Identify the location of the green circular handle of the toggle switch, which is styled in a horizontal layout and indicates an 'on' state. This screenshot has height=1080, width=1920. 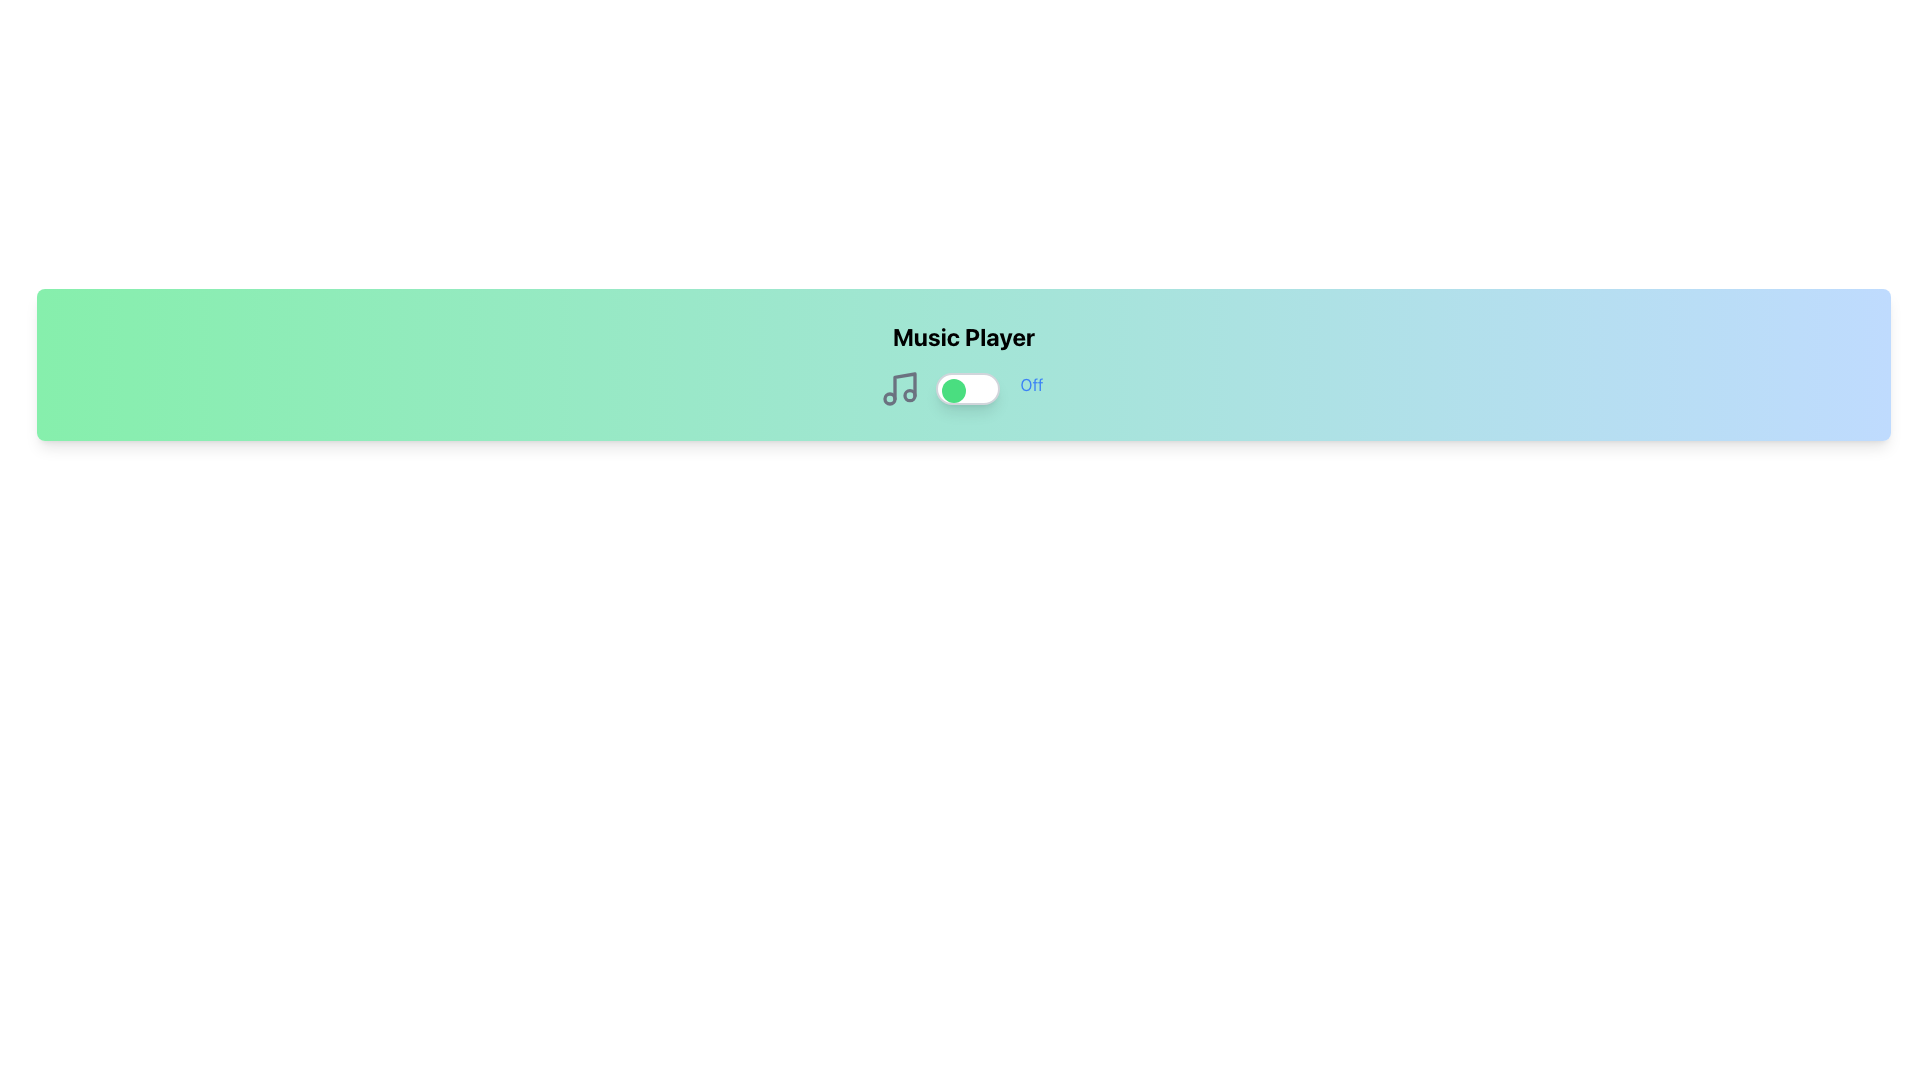
(964, 389).